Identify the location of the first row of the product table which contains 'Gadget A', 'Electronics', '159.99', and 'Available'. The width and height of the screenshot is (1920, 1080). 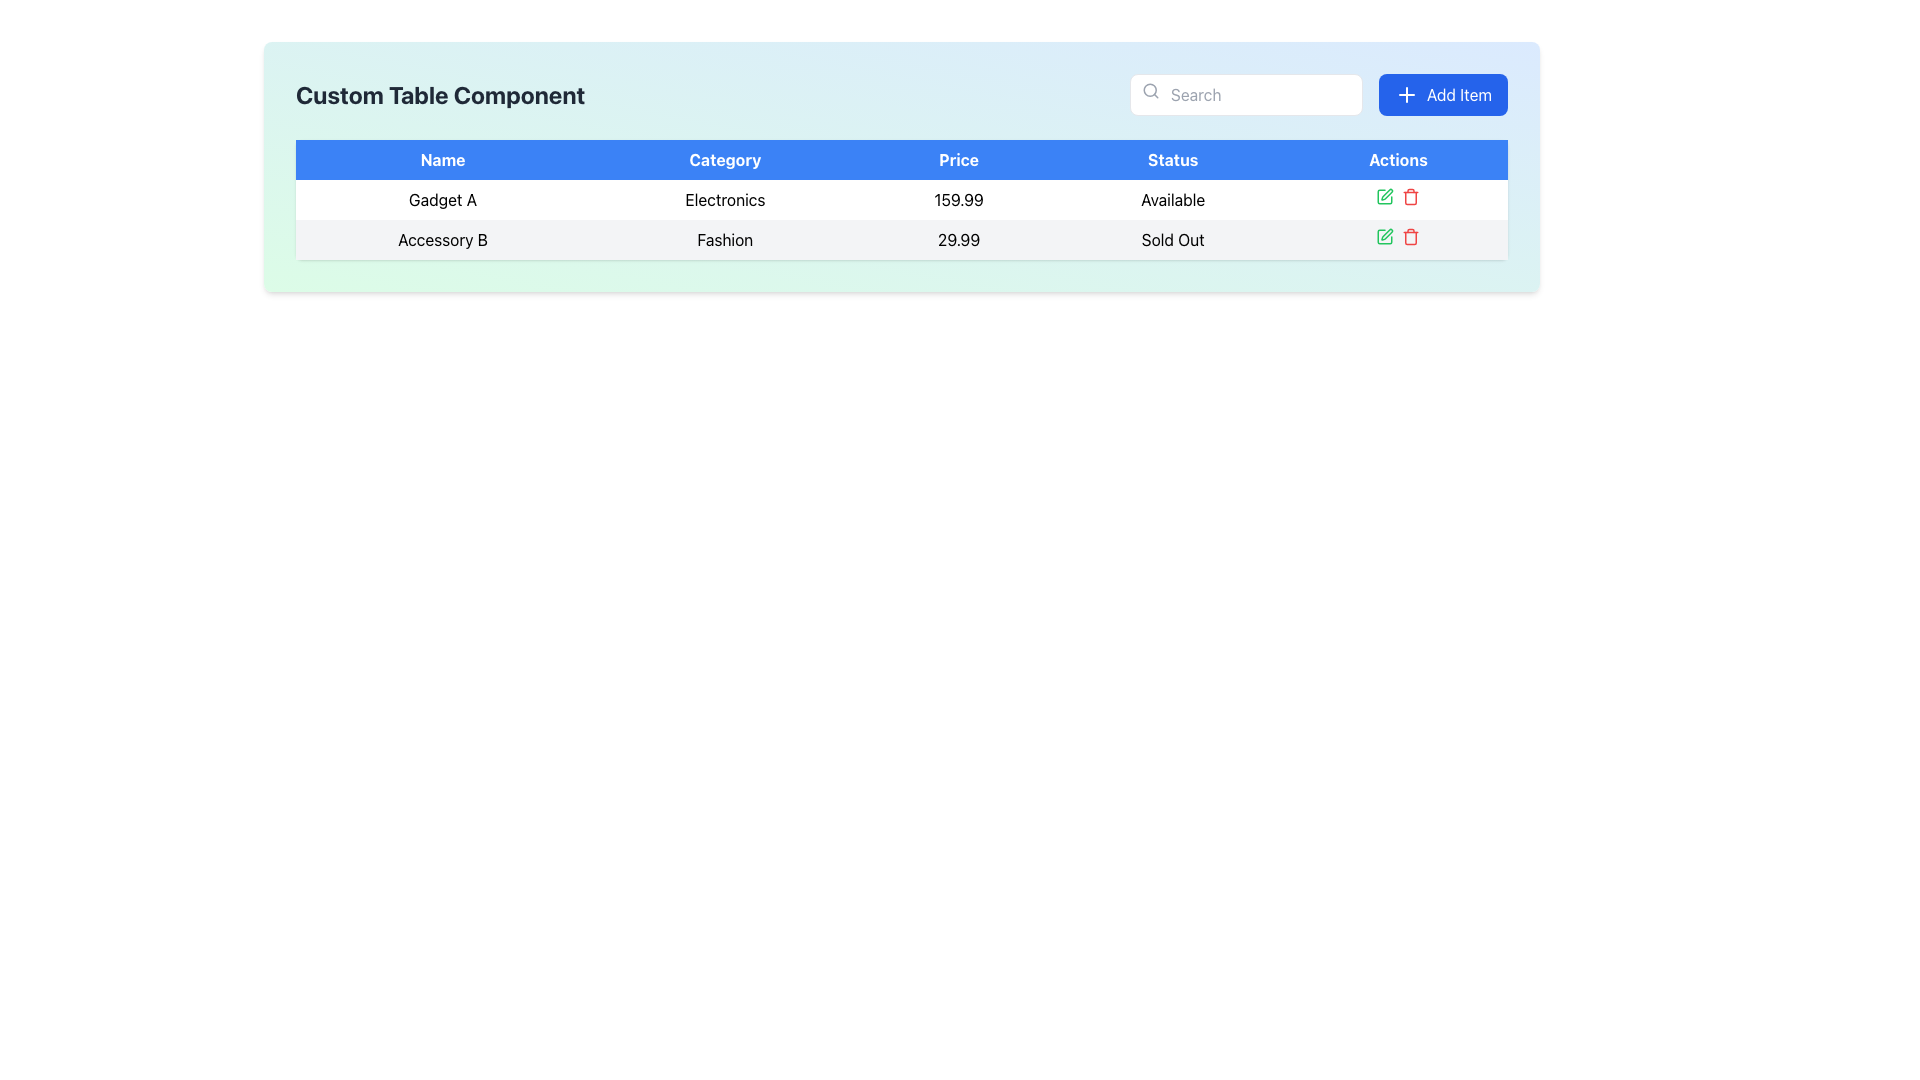
(901, 200).